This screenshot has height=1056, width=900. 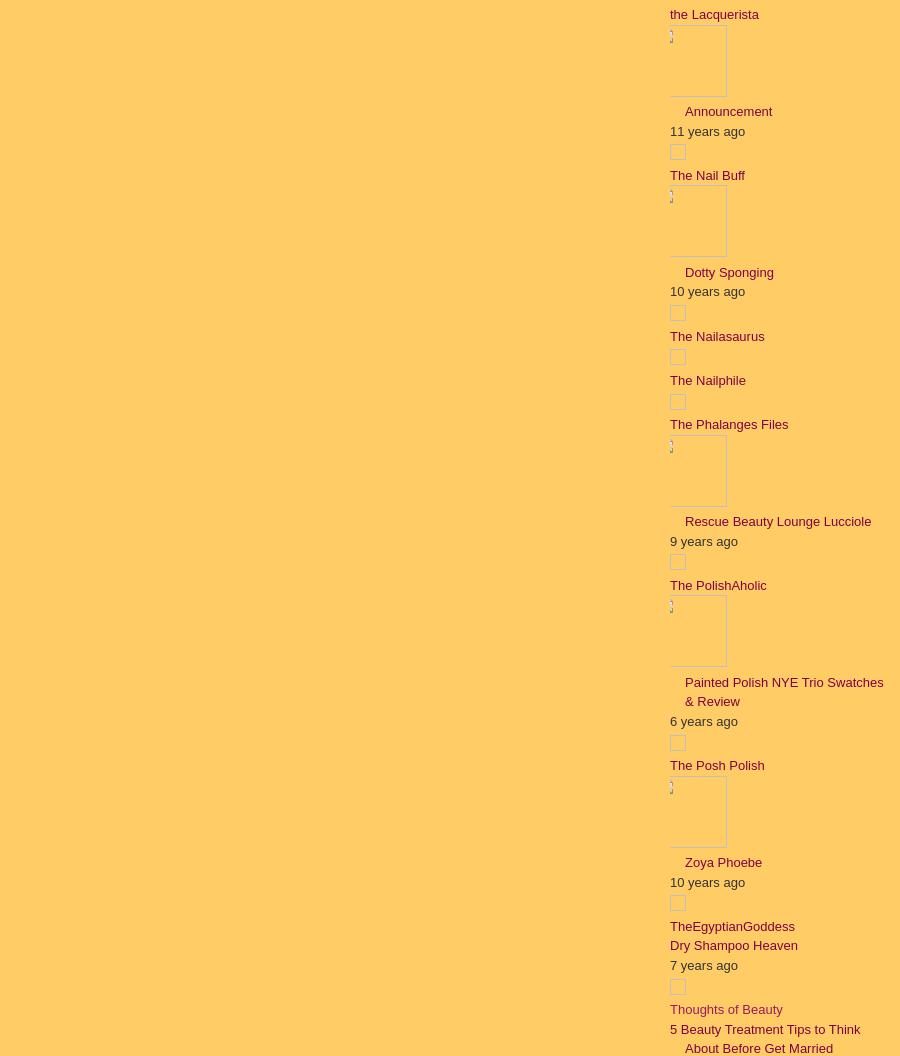 I want to click on 'TheEgyptianGoddess', so click(x=731, y=925).